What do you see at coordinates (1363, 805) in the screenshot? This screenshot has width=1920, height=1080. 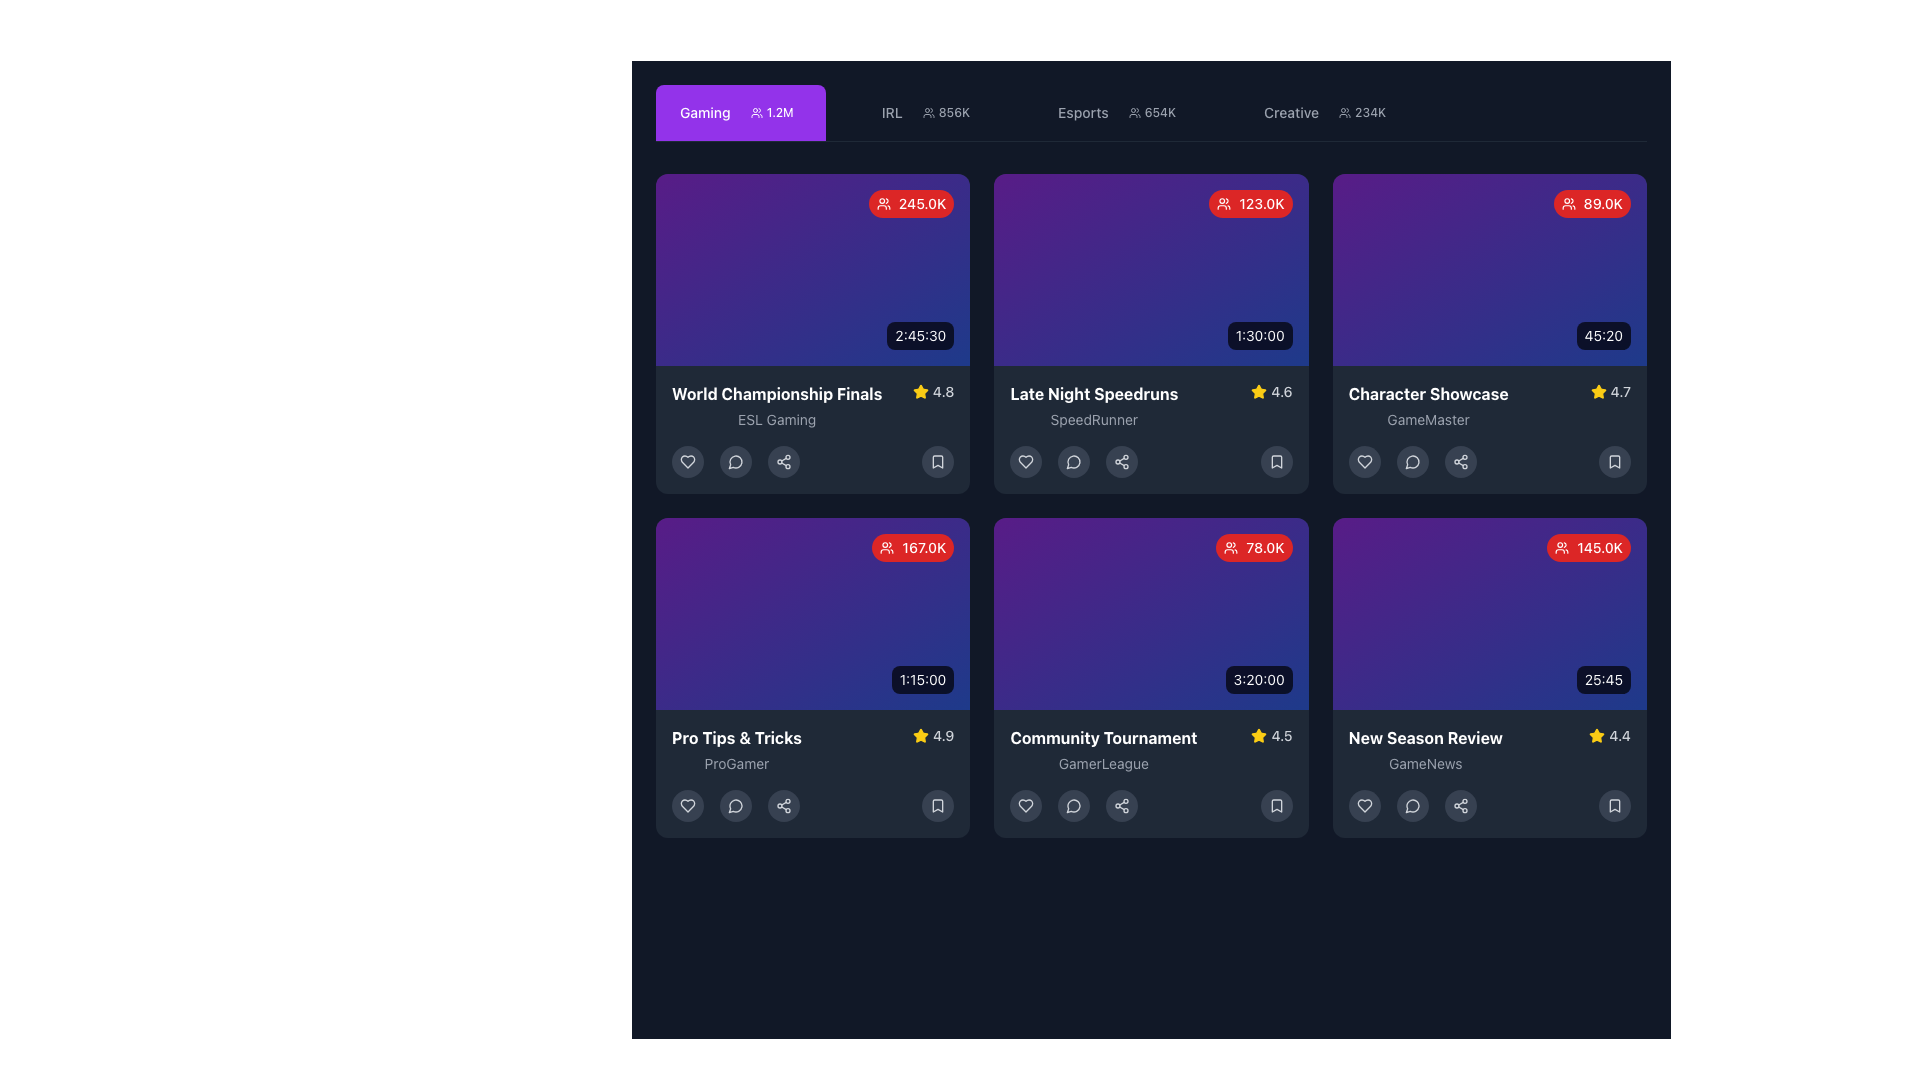 I see `the heart-shaped icon button located at the bottom-right of the card-style content area to favorite the associated content` at bounding box center [1363, 805].